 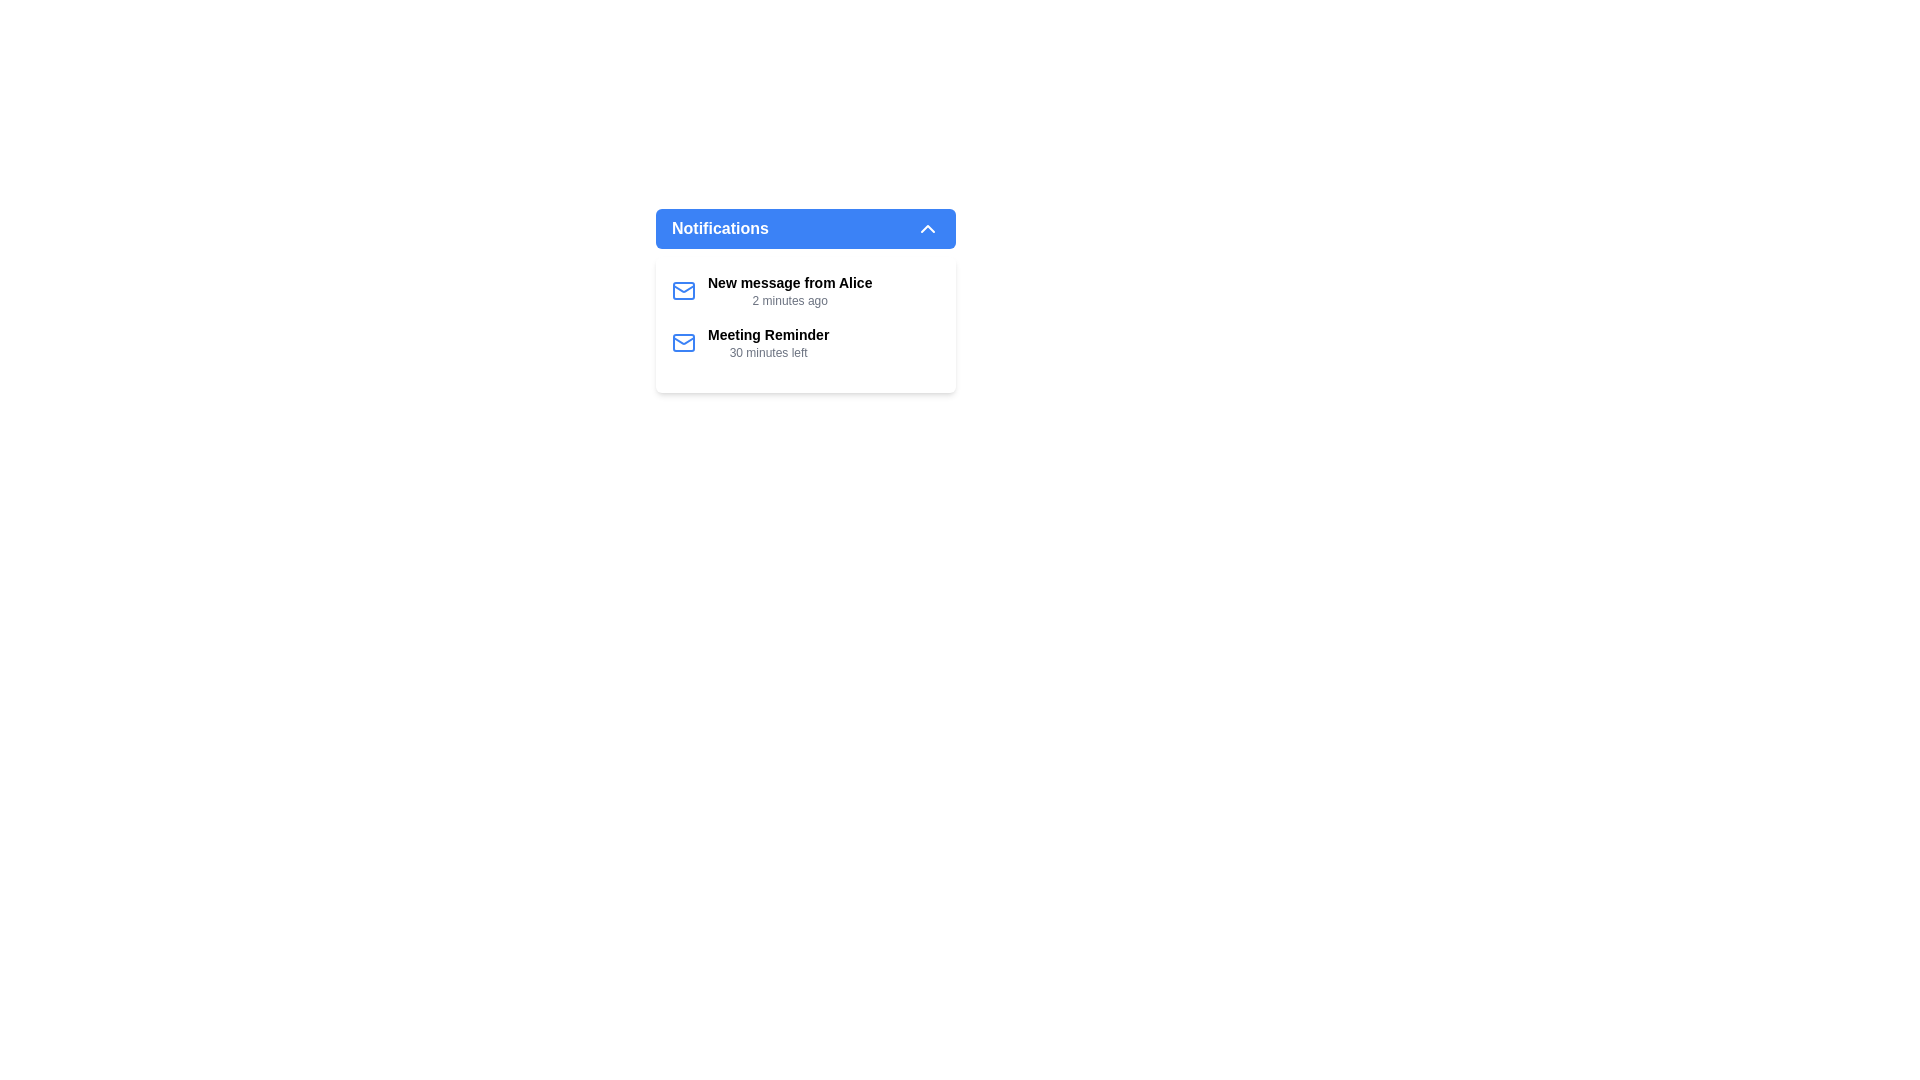 I want to click on the 'Meeting Reminder' text label located in the second notification entry under the 'Notifications' panel to access related elements, so click(x=767, y=334).